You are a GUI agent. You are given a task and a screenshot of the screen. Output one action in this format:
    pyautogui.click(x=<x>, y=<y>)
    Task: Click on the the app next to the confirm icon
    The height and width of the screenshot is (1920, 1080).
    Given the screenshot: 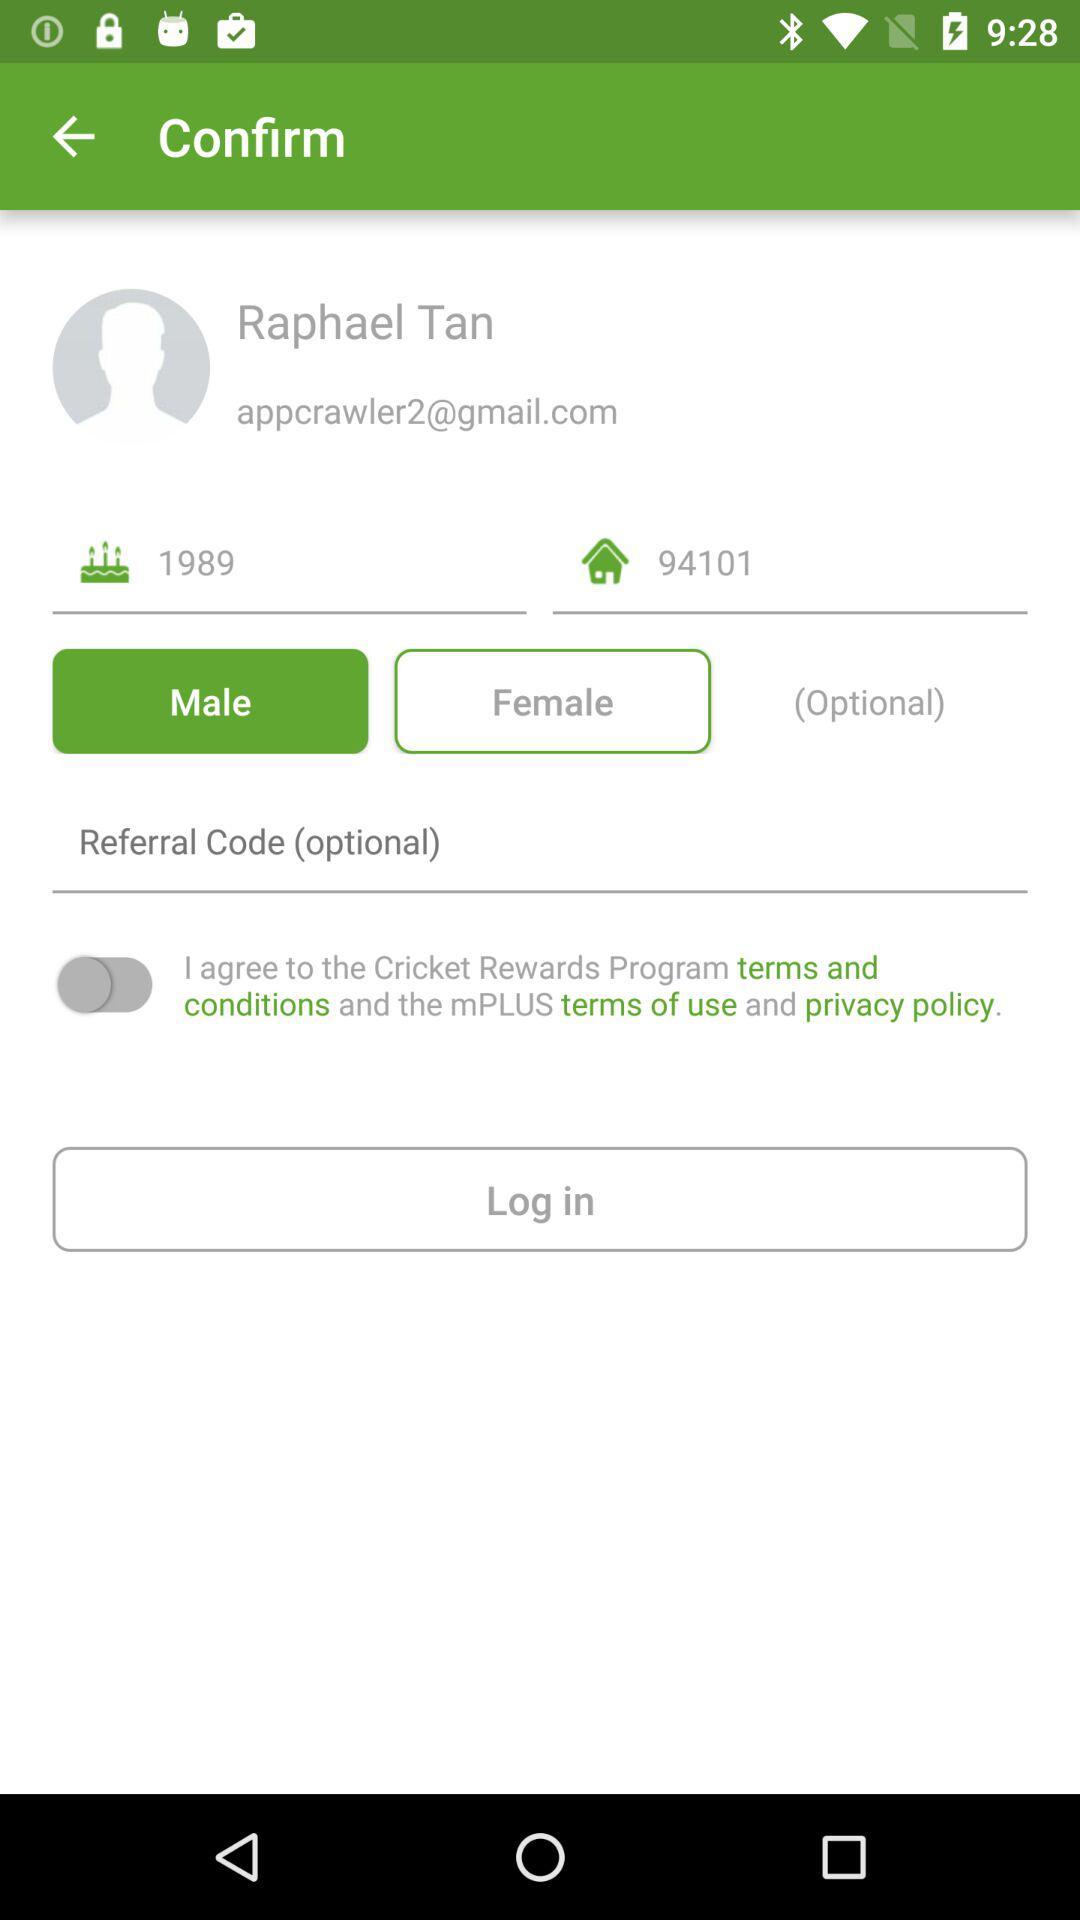 What is the action you would take?
    pyautogui.click(x=72, y=135)
    